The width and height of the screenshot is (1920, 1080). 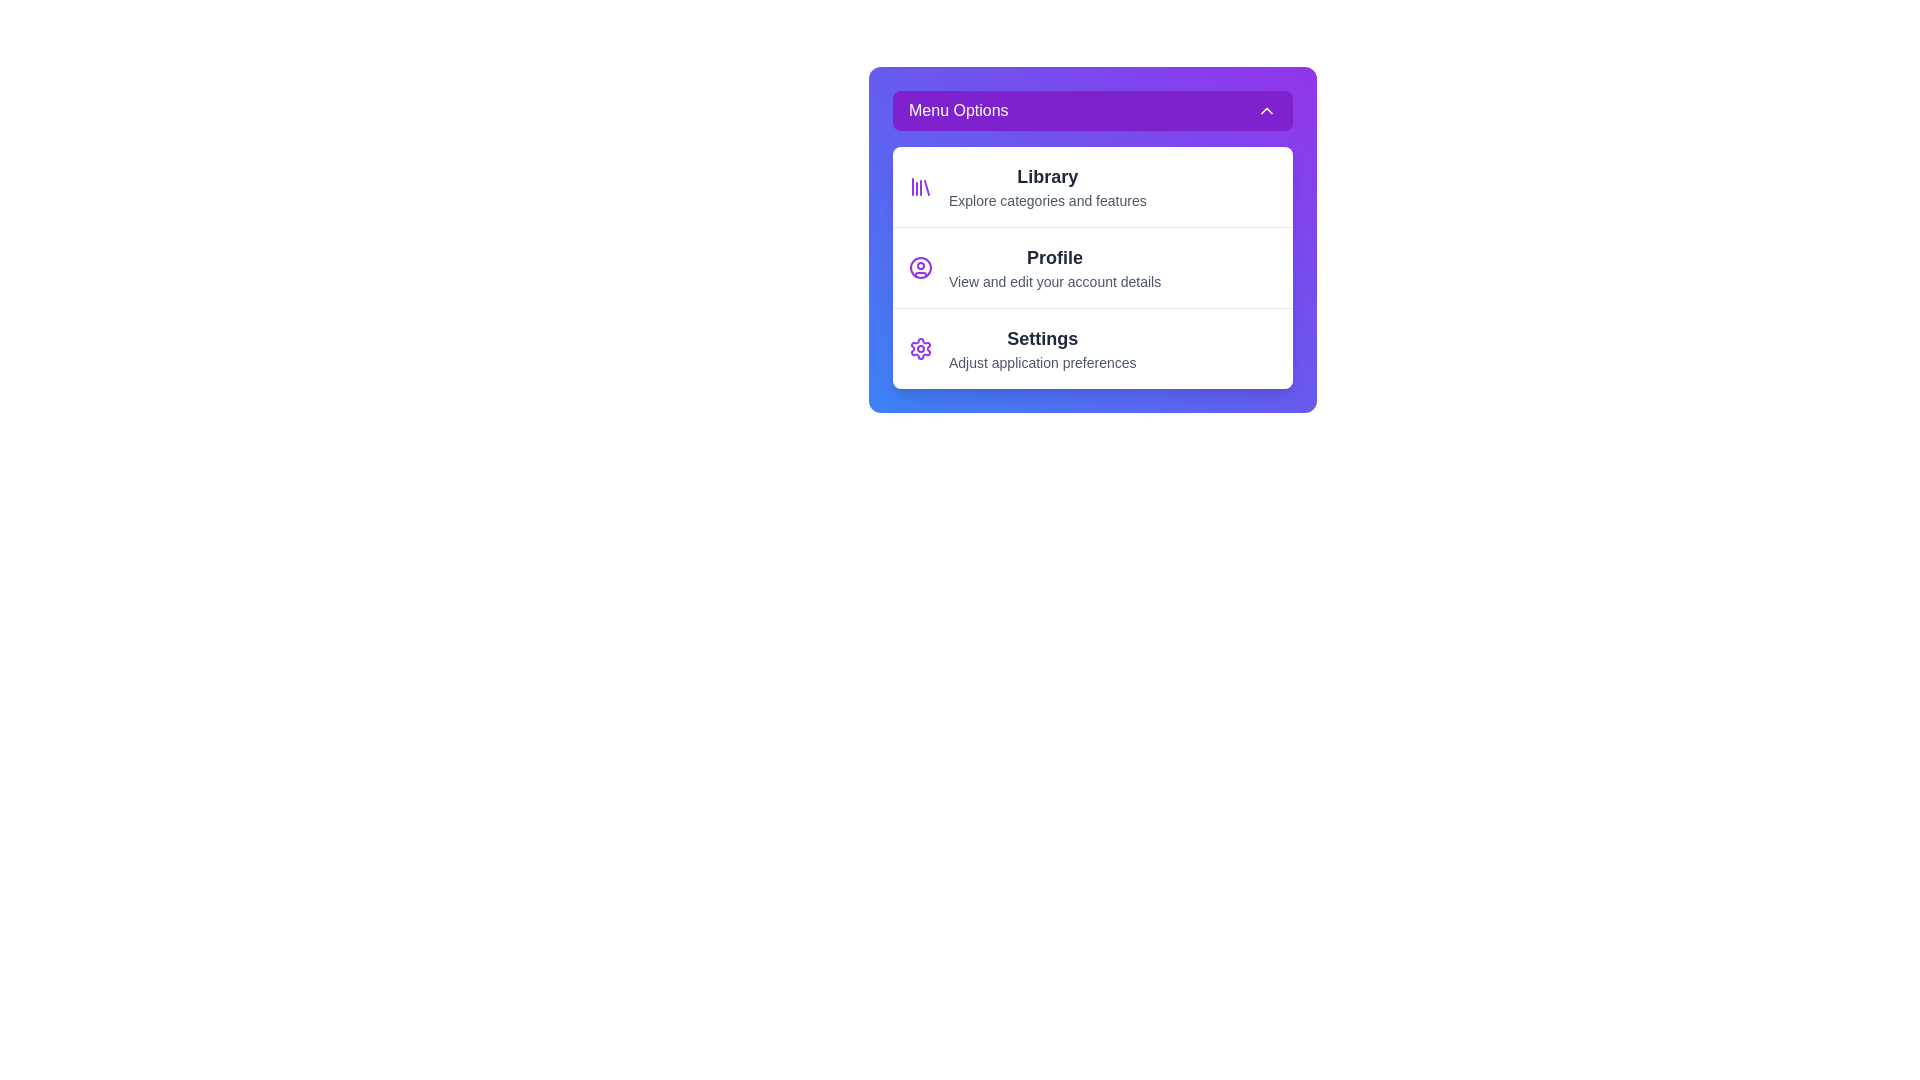 I want to click on the outermost SVG circle that visually marks the 'Profile' section in the menu for user-related actions, so click(x=920, y=266).